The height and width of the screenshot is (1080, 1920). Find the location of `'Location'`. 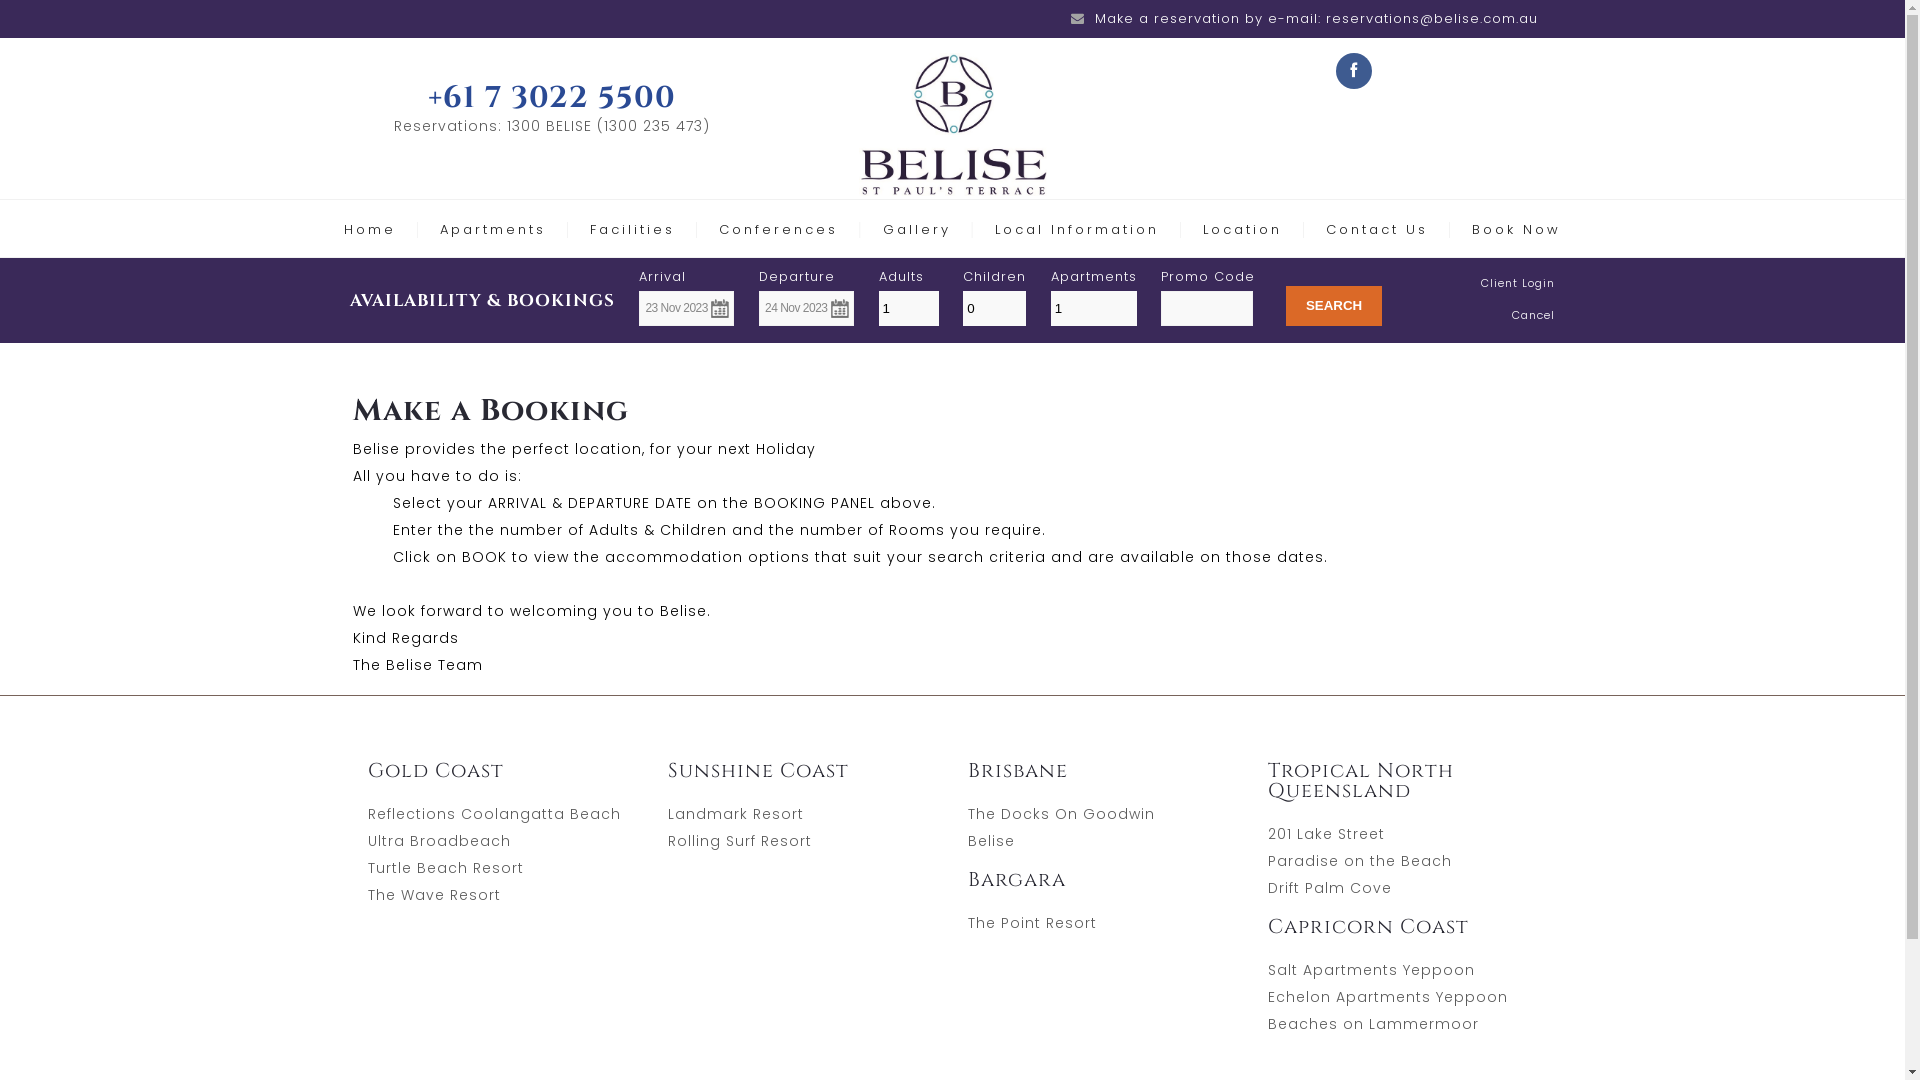

'Location' is located at coordinates (1202, 228).